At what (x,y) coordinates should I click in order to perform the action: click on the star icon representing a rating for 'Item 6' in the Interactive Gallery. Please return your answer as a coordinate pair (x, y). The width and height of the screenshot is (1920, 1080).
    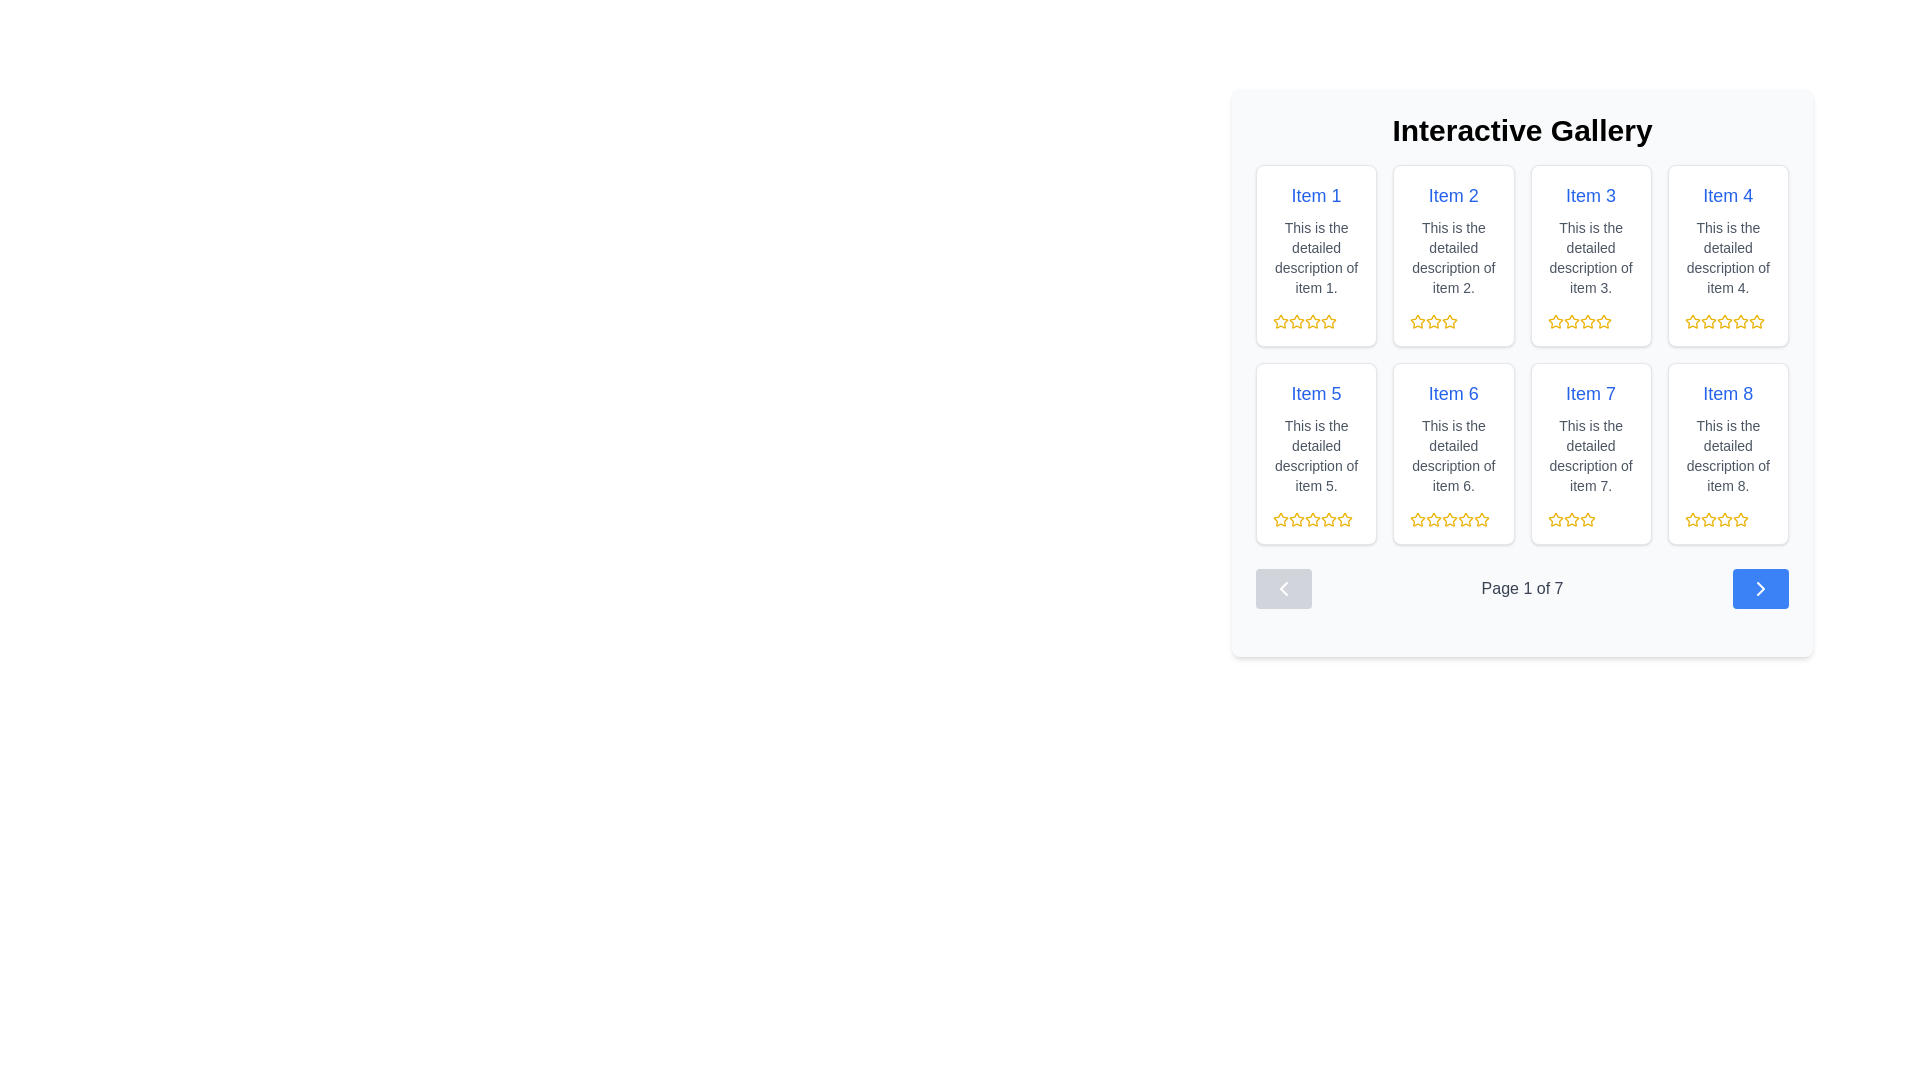
    Looking at the image, I should click on (1433, 518).